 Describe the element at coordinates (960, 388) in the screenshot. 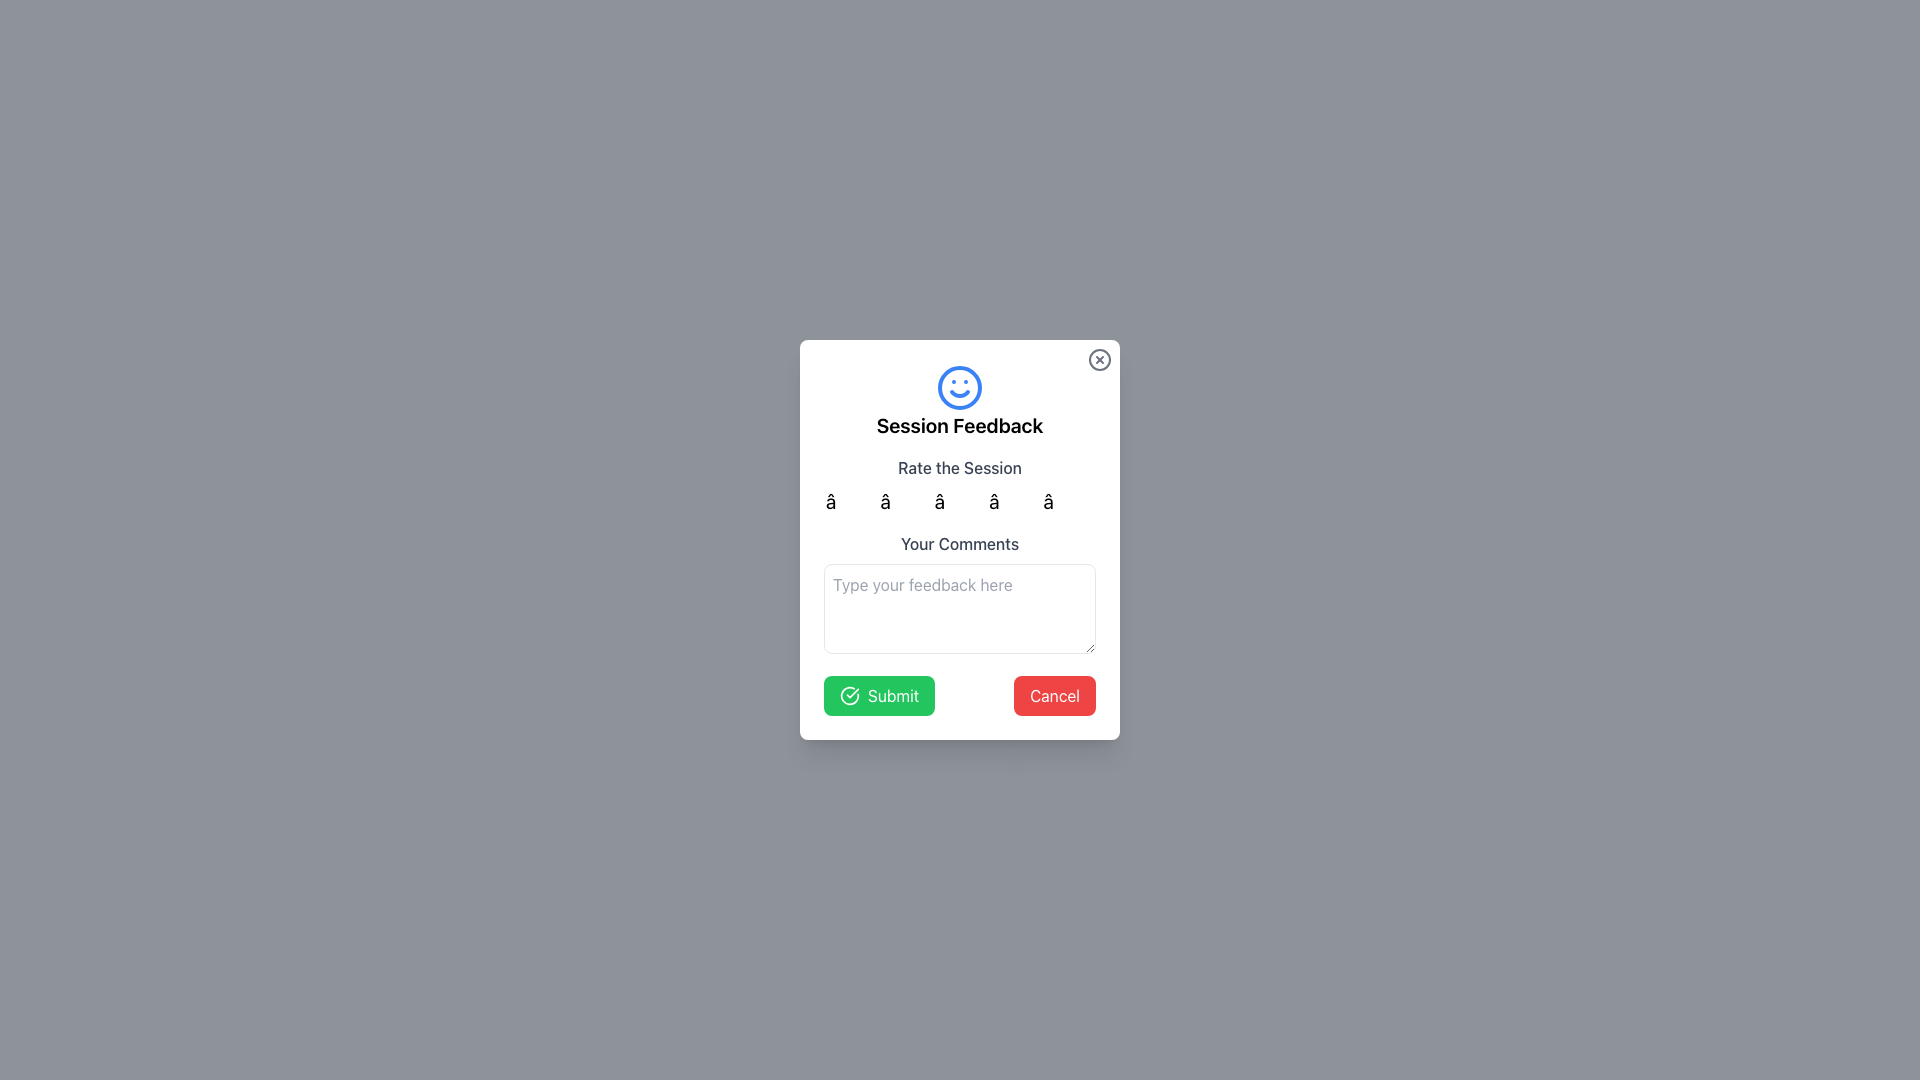

I see `the circular smiley face icon with a blue outline, blue eyes, and a blue smile, which is located above the 'Session Feedback' text in the feedback card interface` at that location.